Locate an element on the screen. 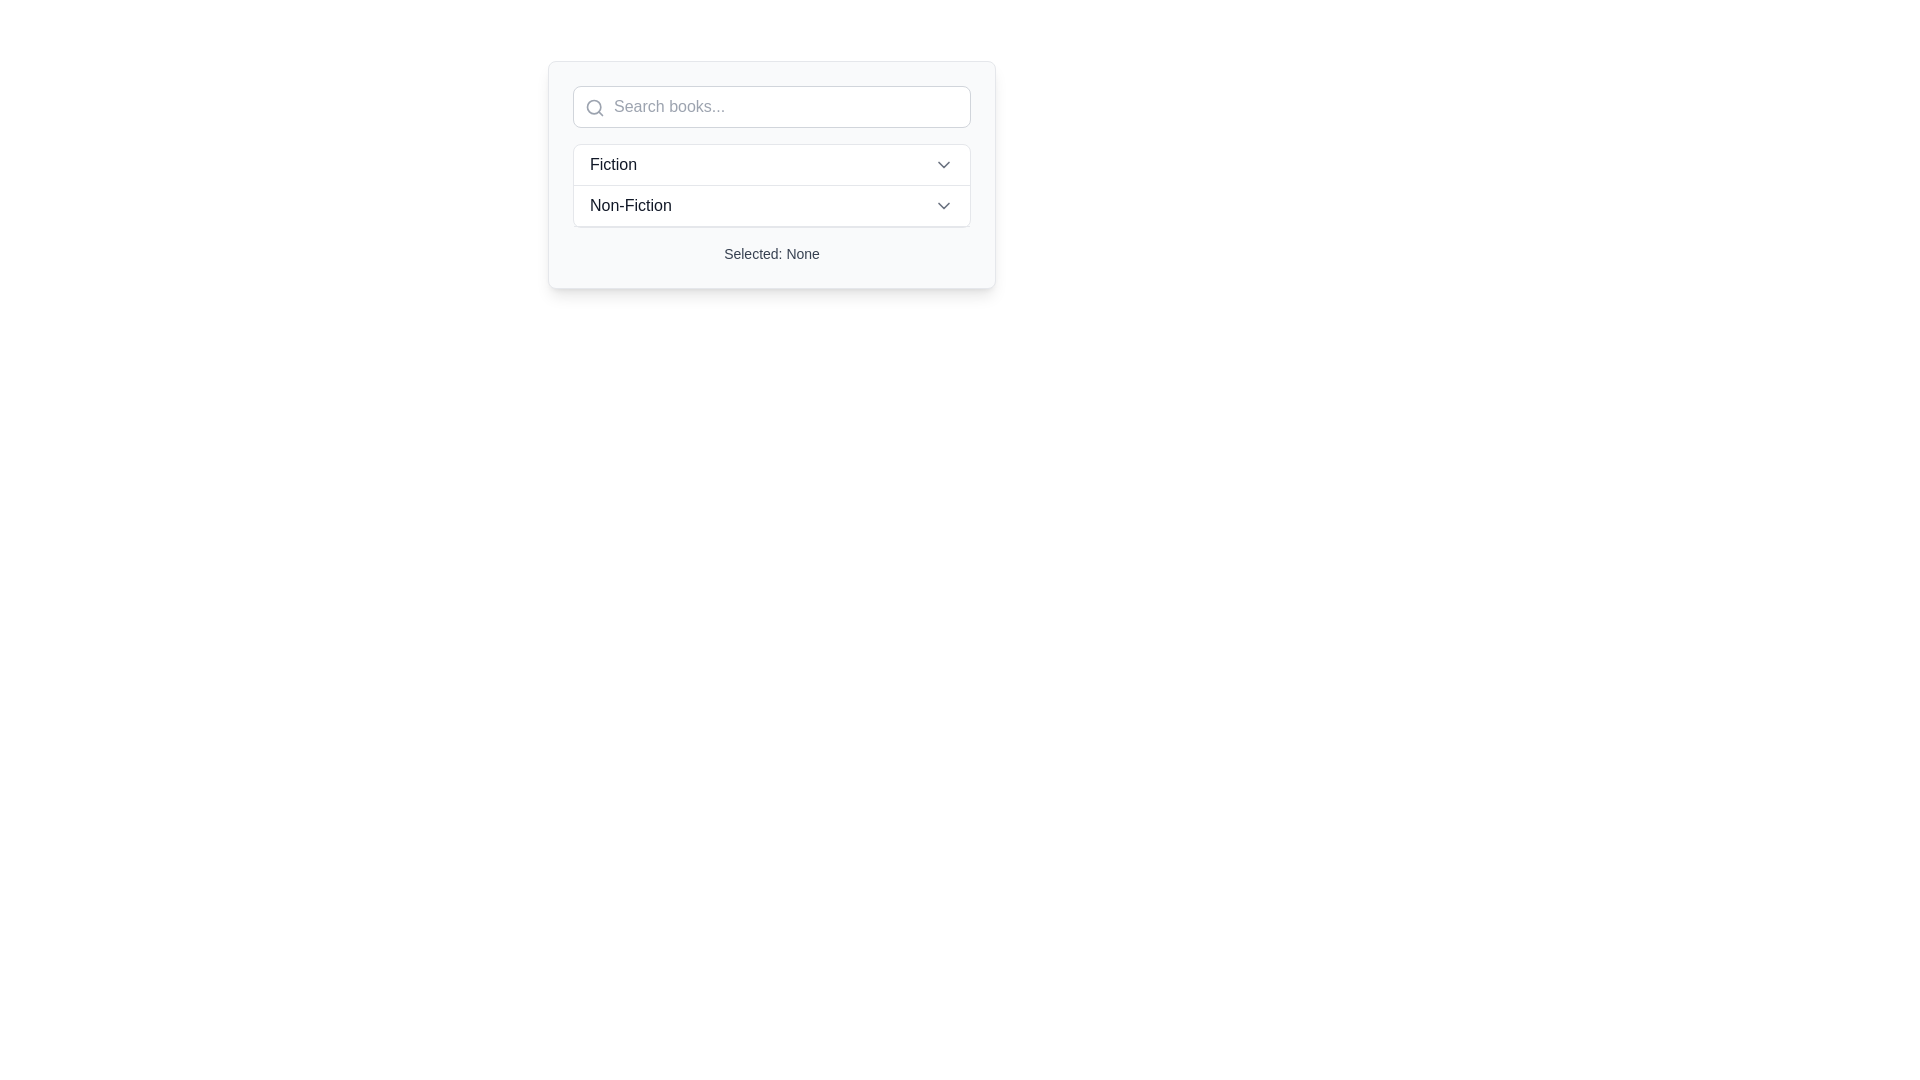 Image resolution: width=1920 pixels, height=1080 pixels. the static text display that shows the currently selected option from the dropdown menus above, located beneath the 'Non-Fiction' dropdown menu in the 'Search books' panel is located at coordinates (771, 253).